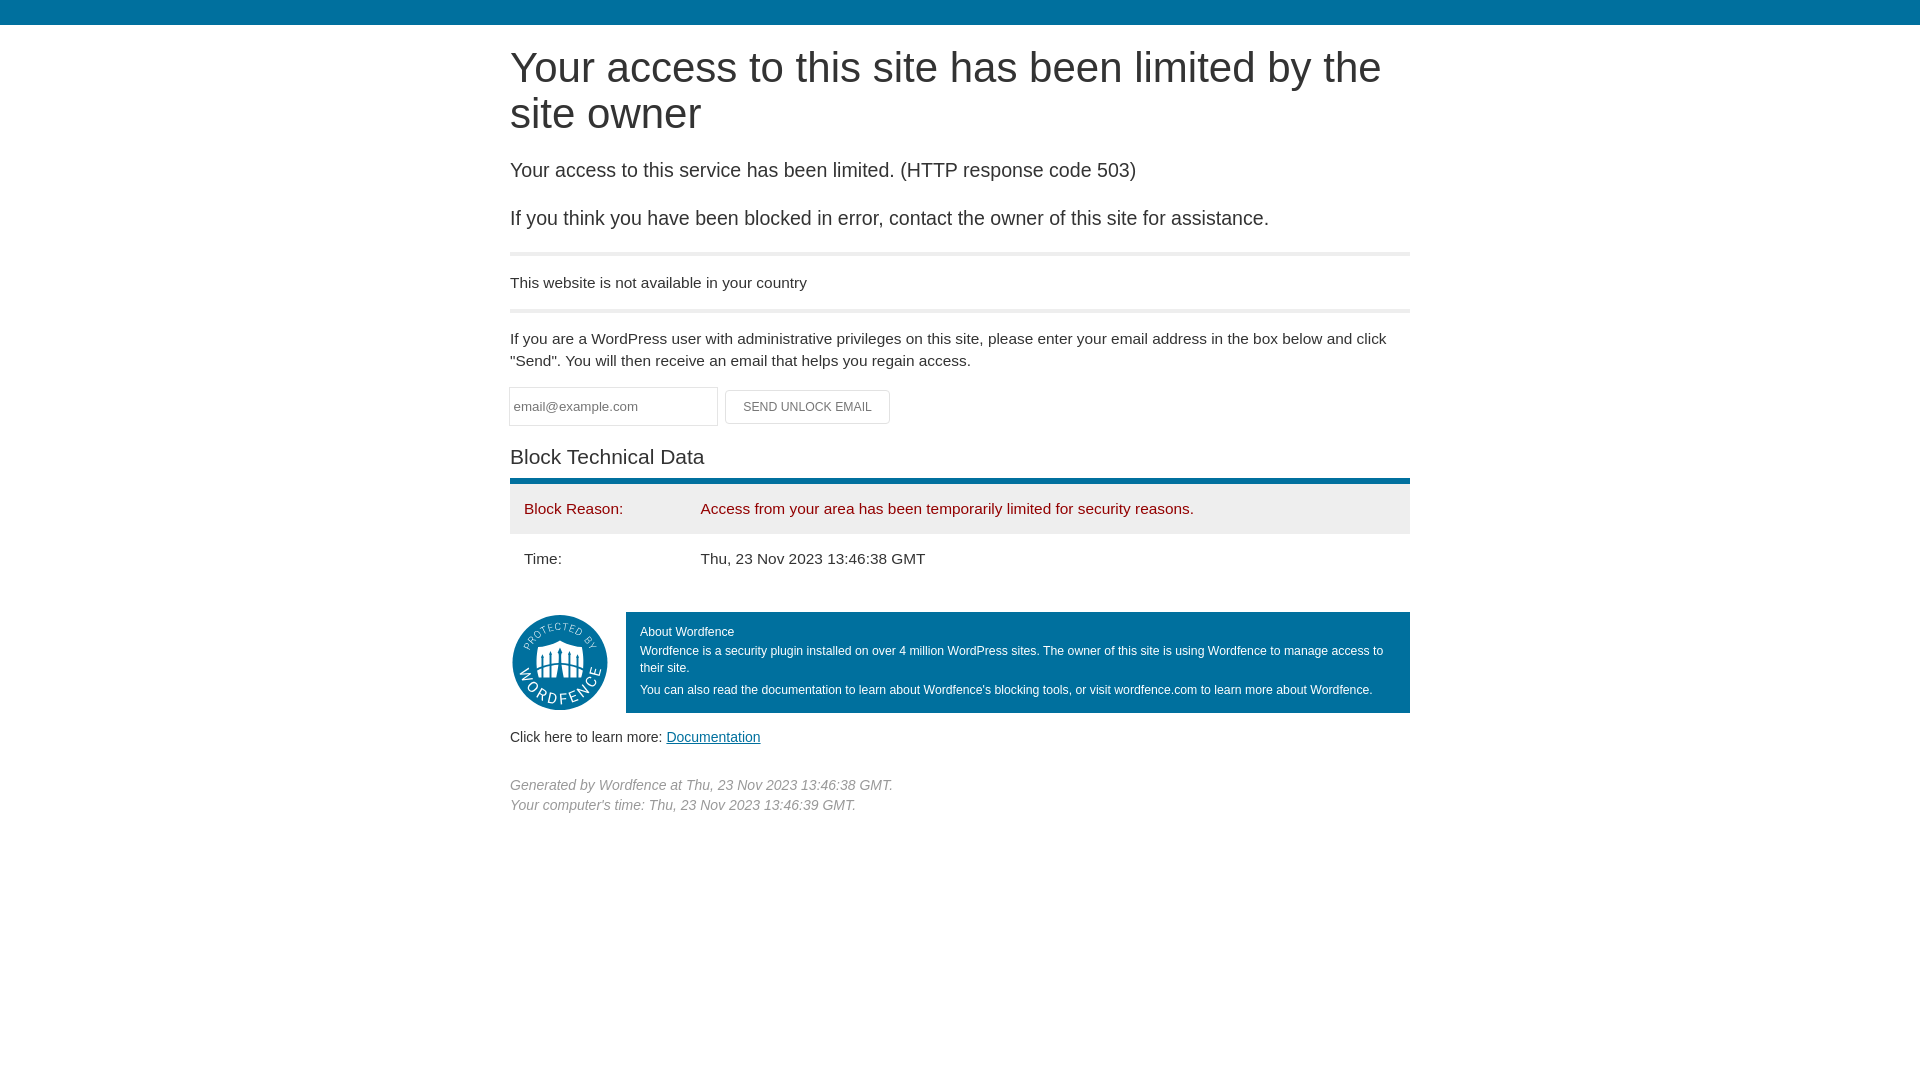 Image resolution: width=1920 pixels, height=1080 pixels. Describe the element at coordinates (807, 406) in the screenshot. I see `'Send Unlock Email'` at that location.